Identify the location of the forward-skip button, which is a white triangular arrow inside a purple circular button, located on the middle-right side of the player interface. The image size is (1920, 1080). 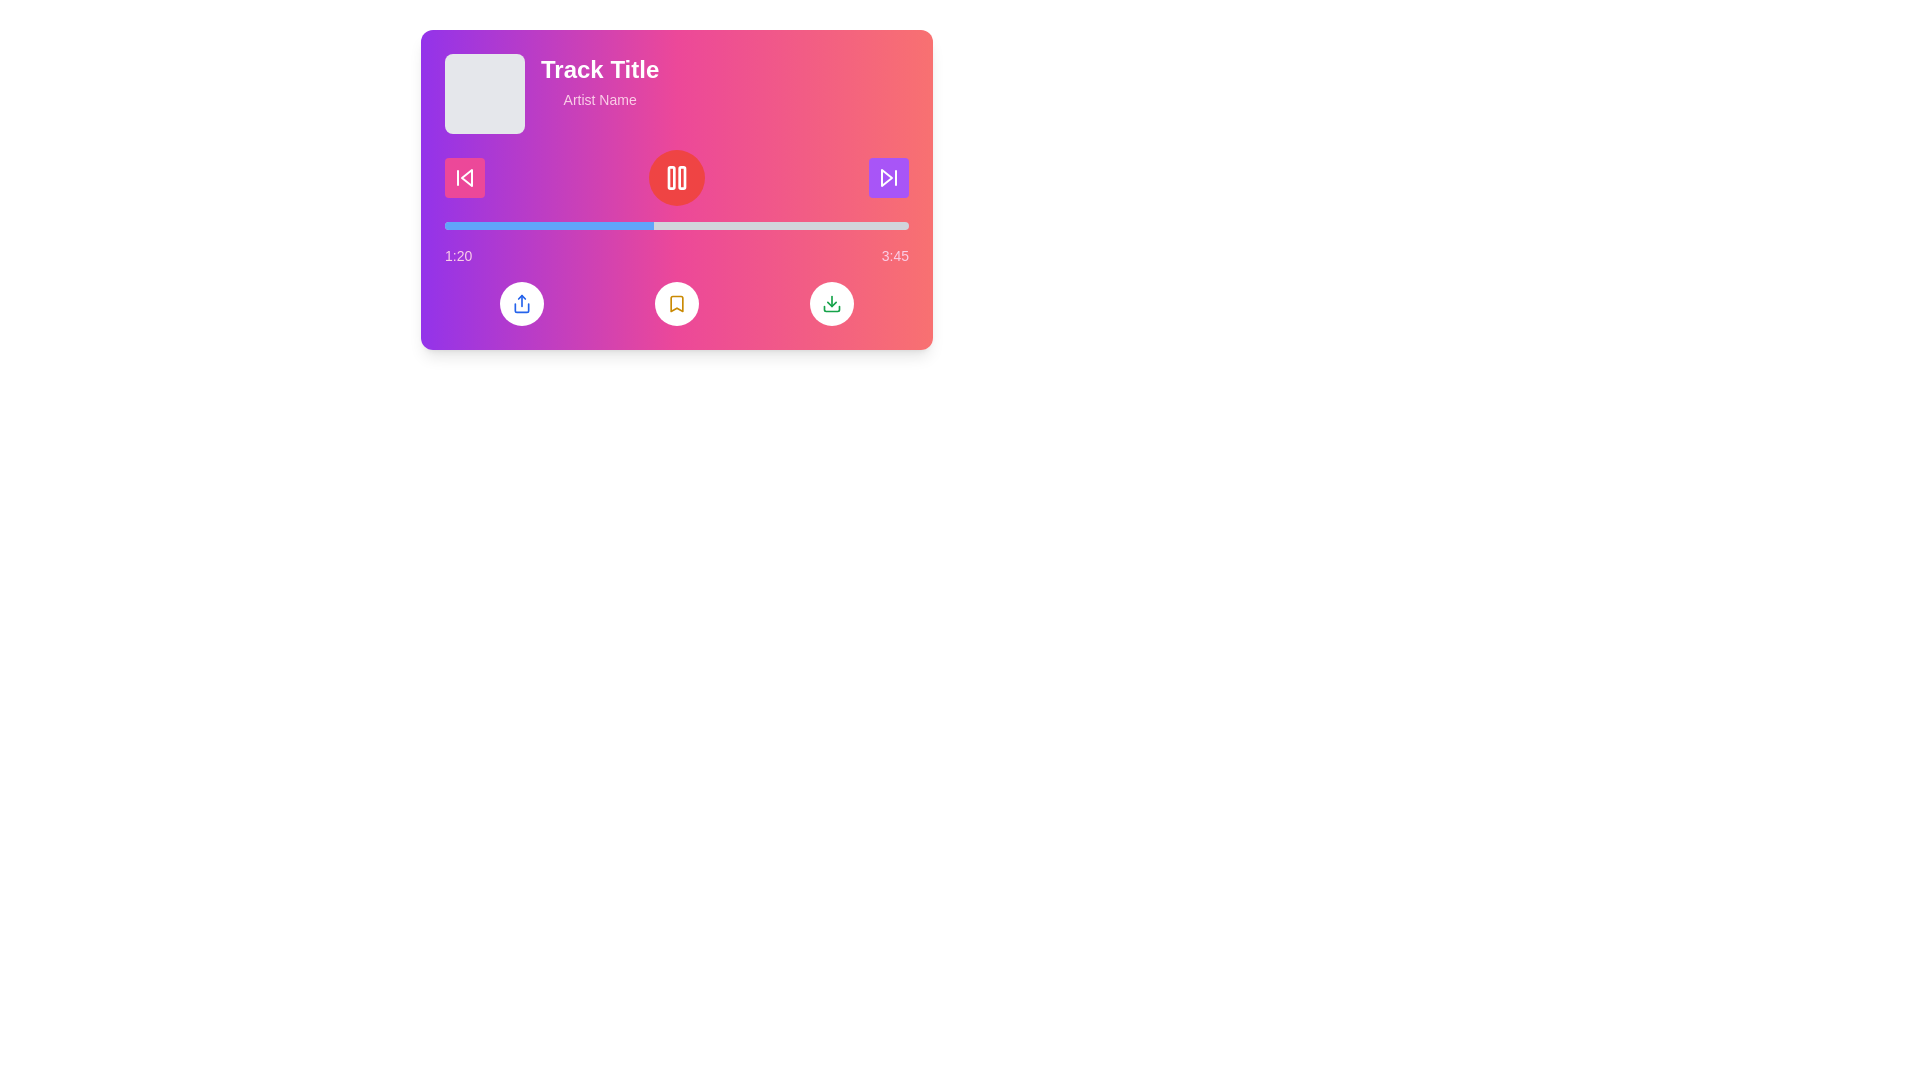
(887, 176).